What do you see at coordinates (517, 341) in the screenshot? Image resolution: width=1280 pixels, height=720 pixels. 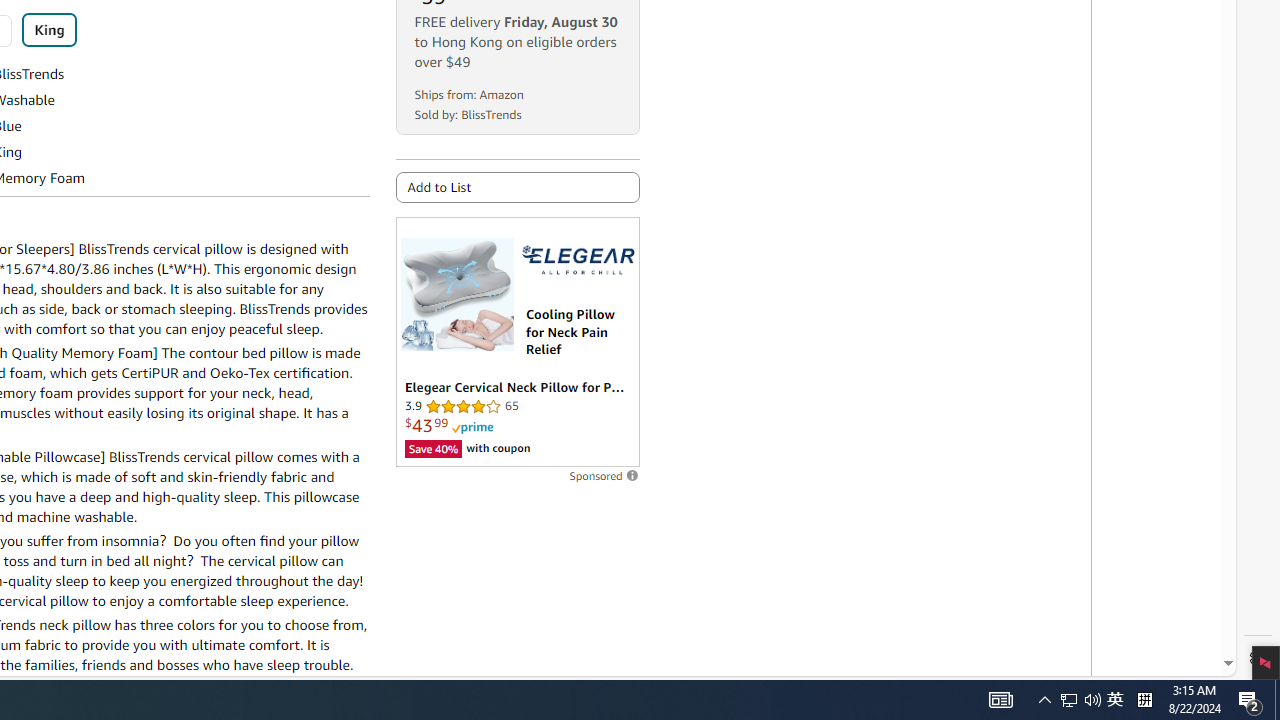 I see `'Sponsored ad'` at bounding box center [517, 341].